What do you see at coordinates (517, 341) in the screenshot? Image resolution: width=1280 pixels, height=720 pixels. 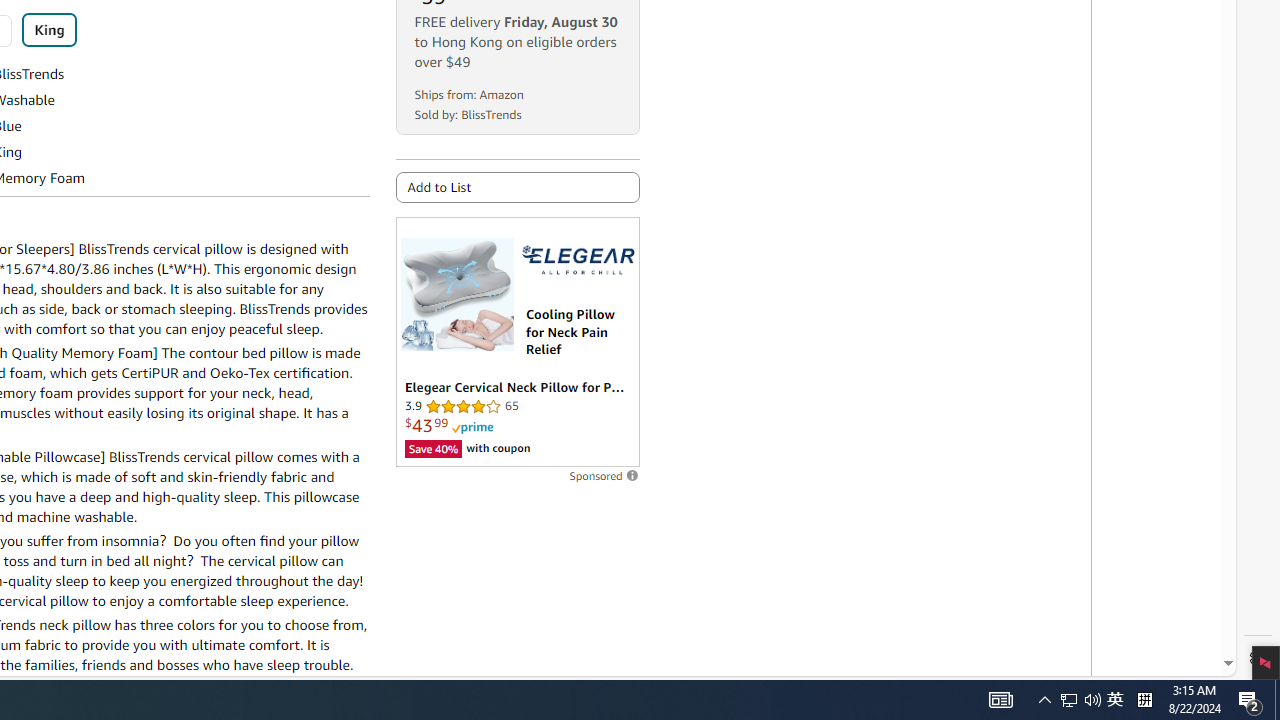 I see `'Sponsored ad'` at bounding box center [517, 341].